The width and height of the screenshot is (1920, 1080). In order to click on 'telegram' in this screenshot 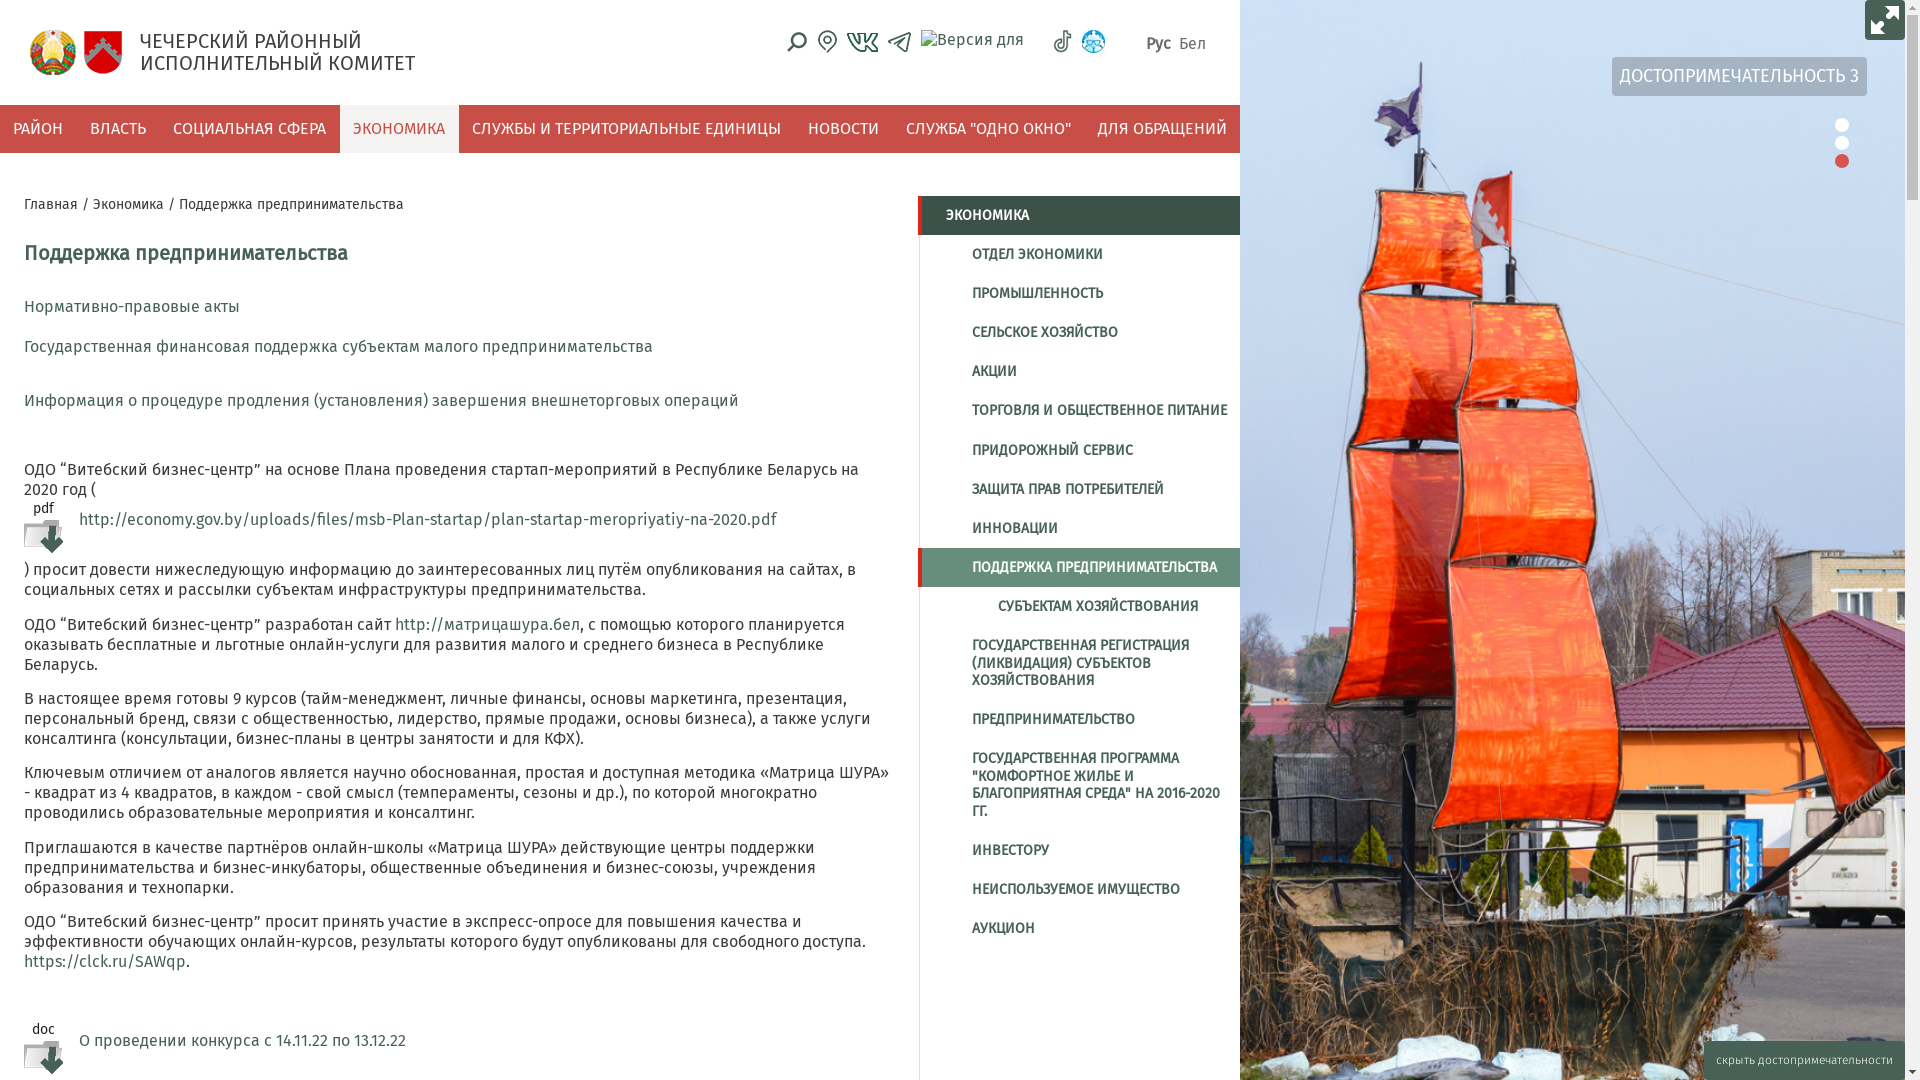, I will do `click(898, 42)`.